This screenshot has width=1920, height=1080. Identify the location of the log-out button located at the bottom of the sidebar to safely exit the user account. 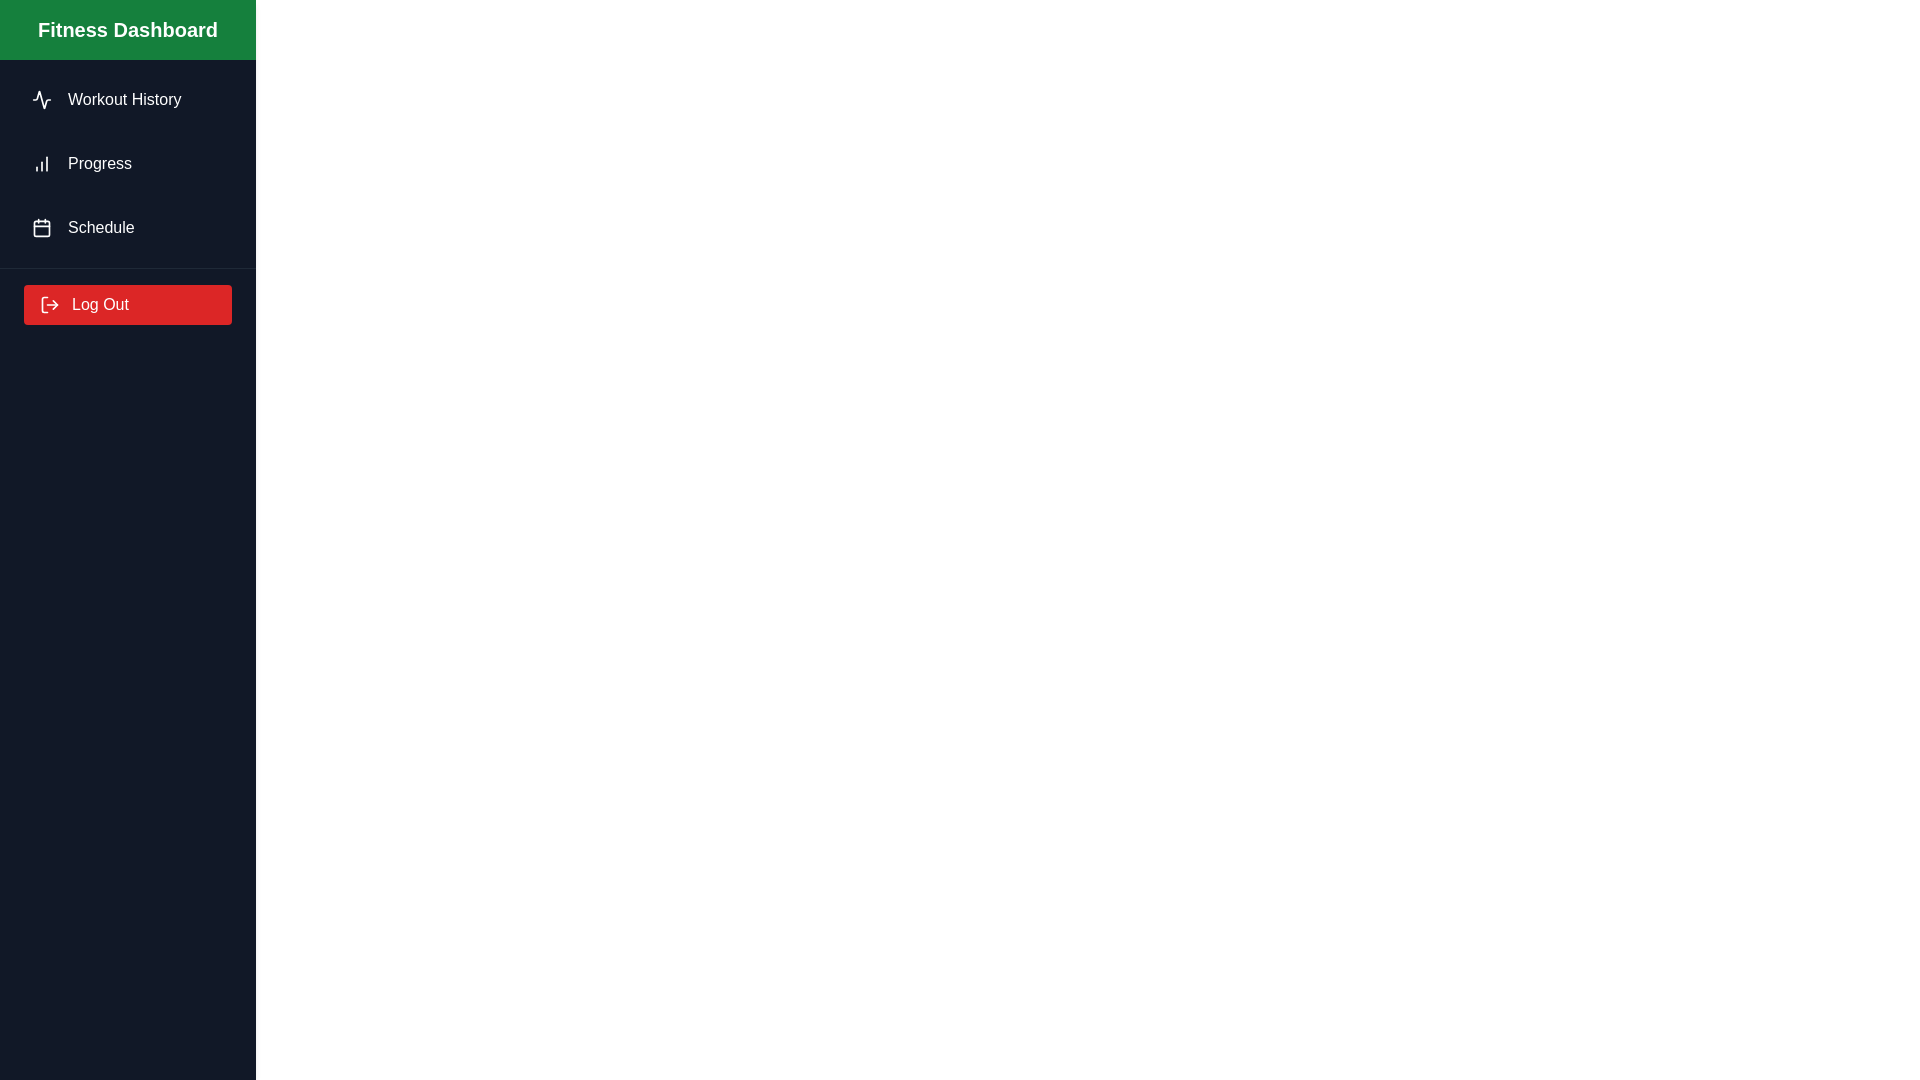
(127, 304).